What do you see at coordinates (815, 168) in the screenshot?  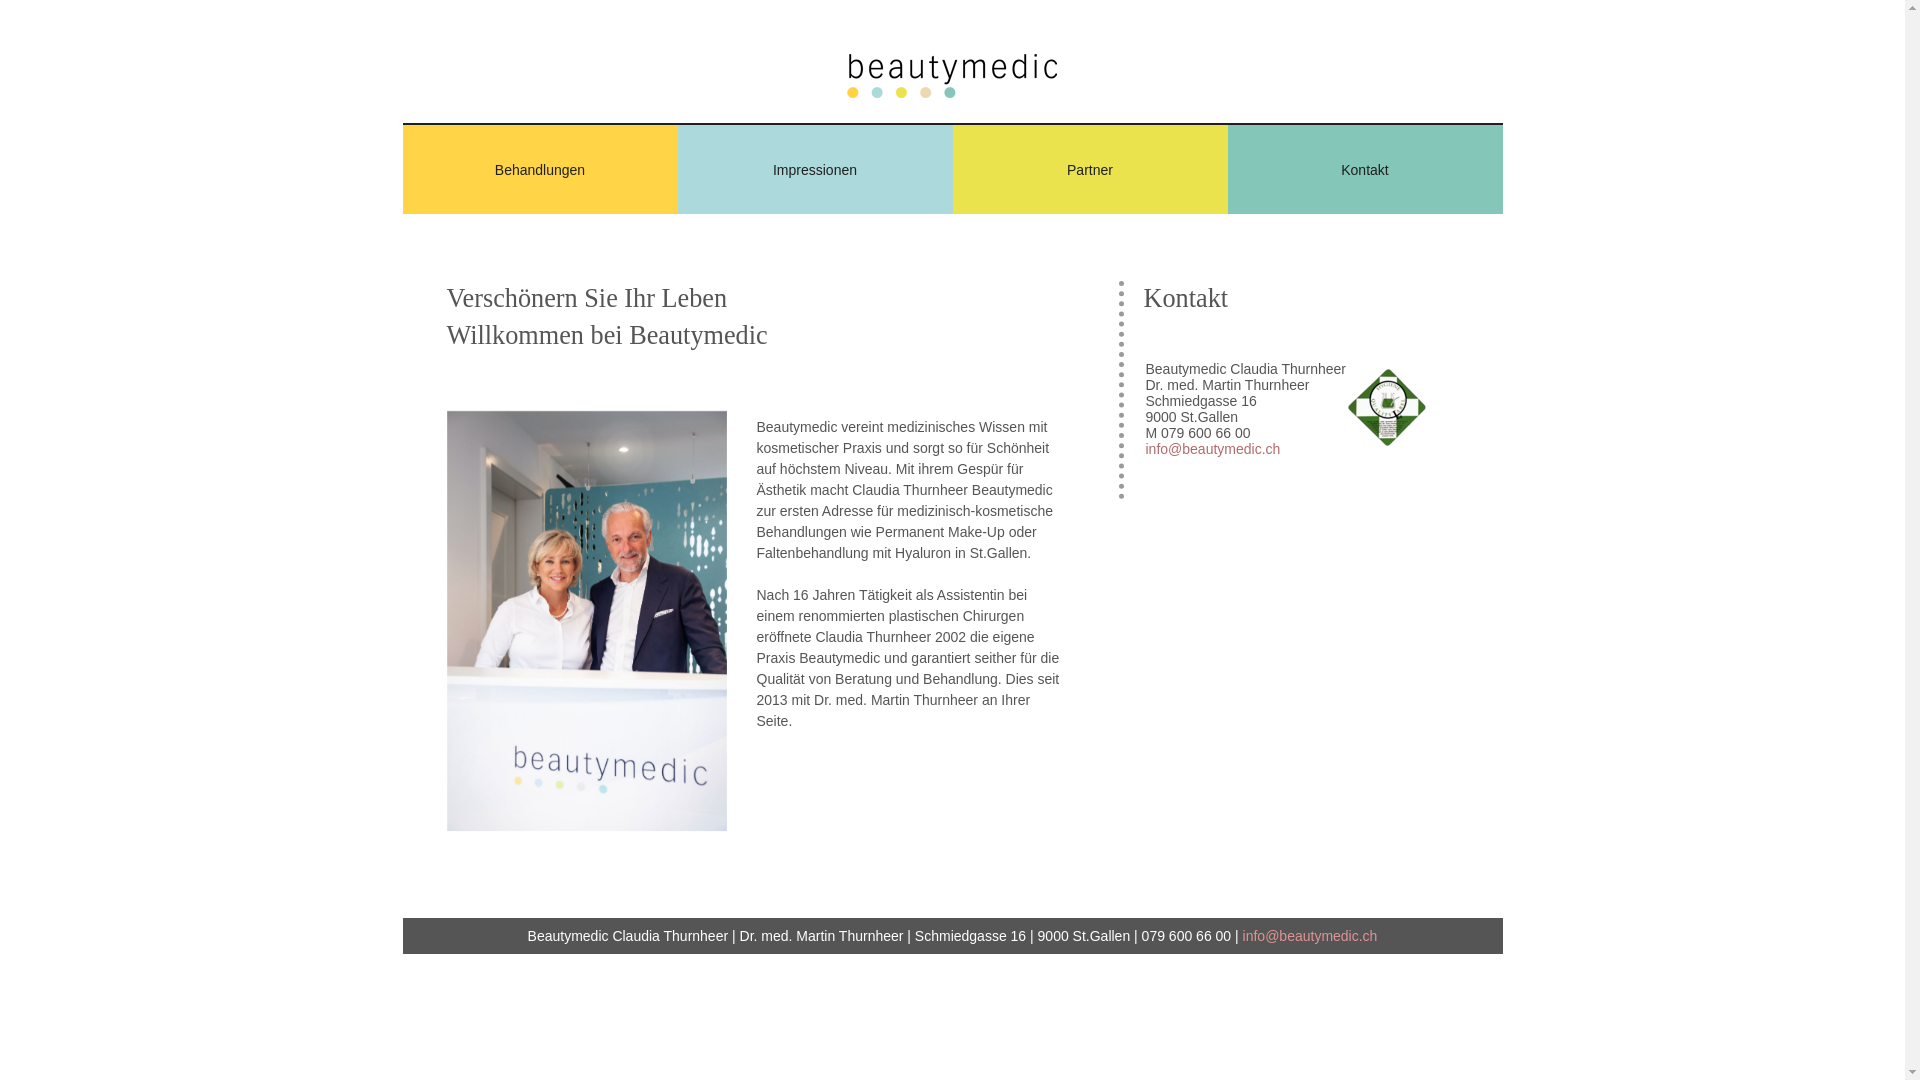 I see `'Impressionen'` at bounding box center [815, 168].